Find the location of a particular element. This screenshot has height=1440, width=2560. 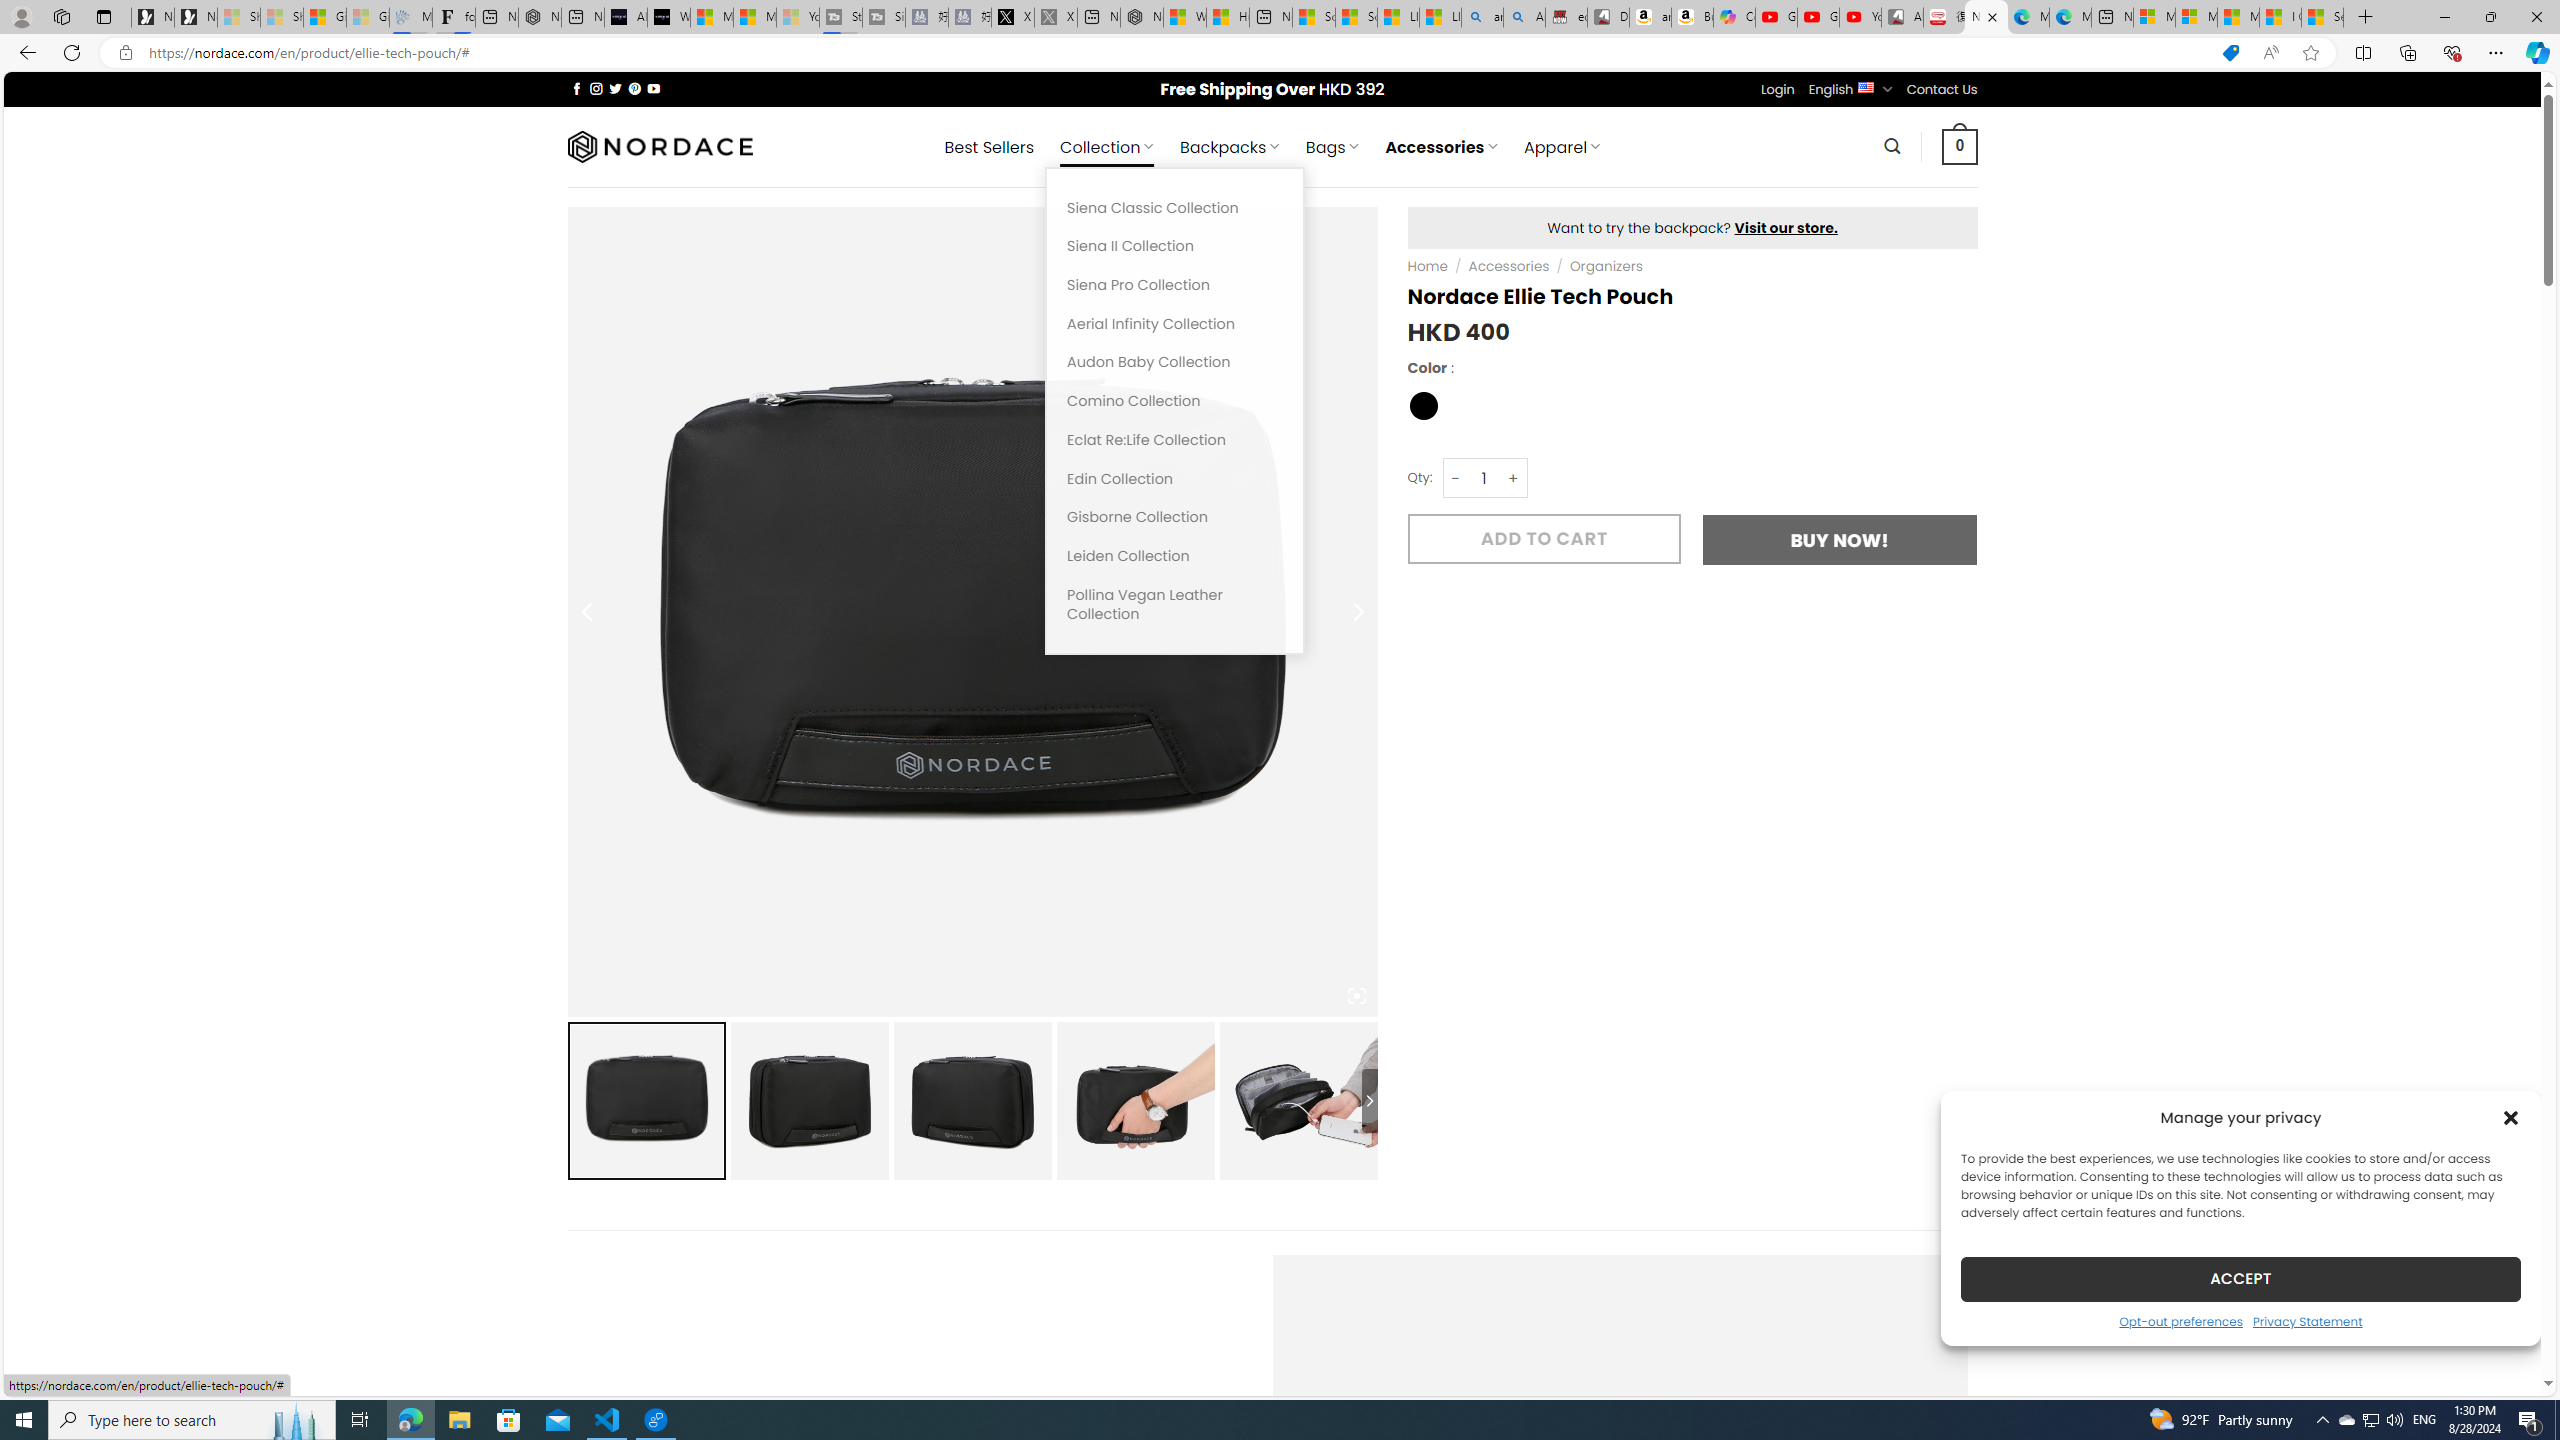

'Browser essentials' is located at coordinates (2451, 51).